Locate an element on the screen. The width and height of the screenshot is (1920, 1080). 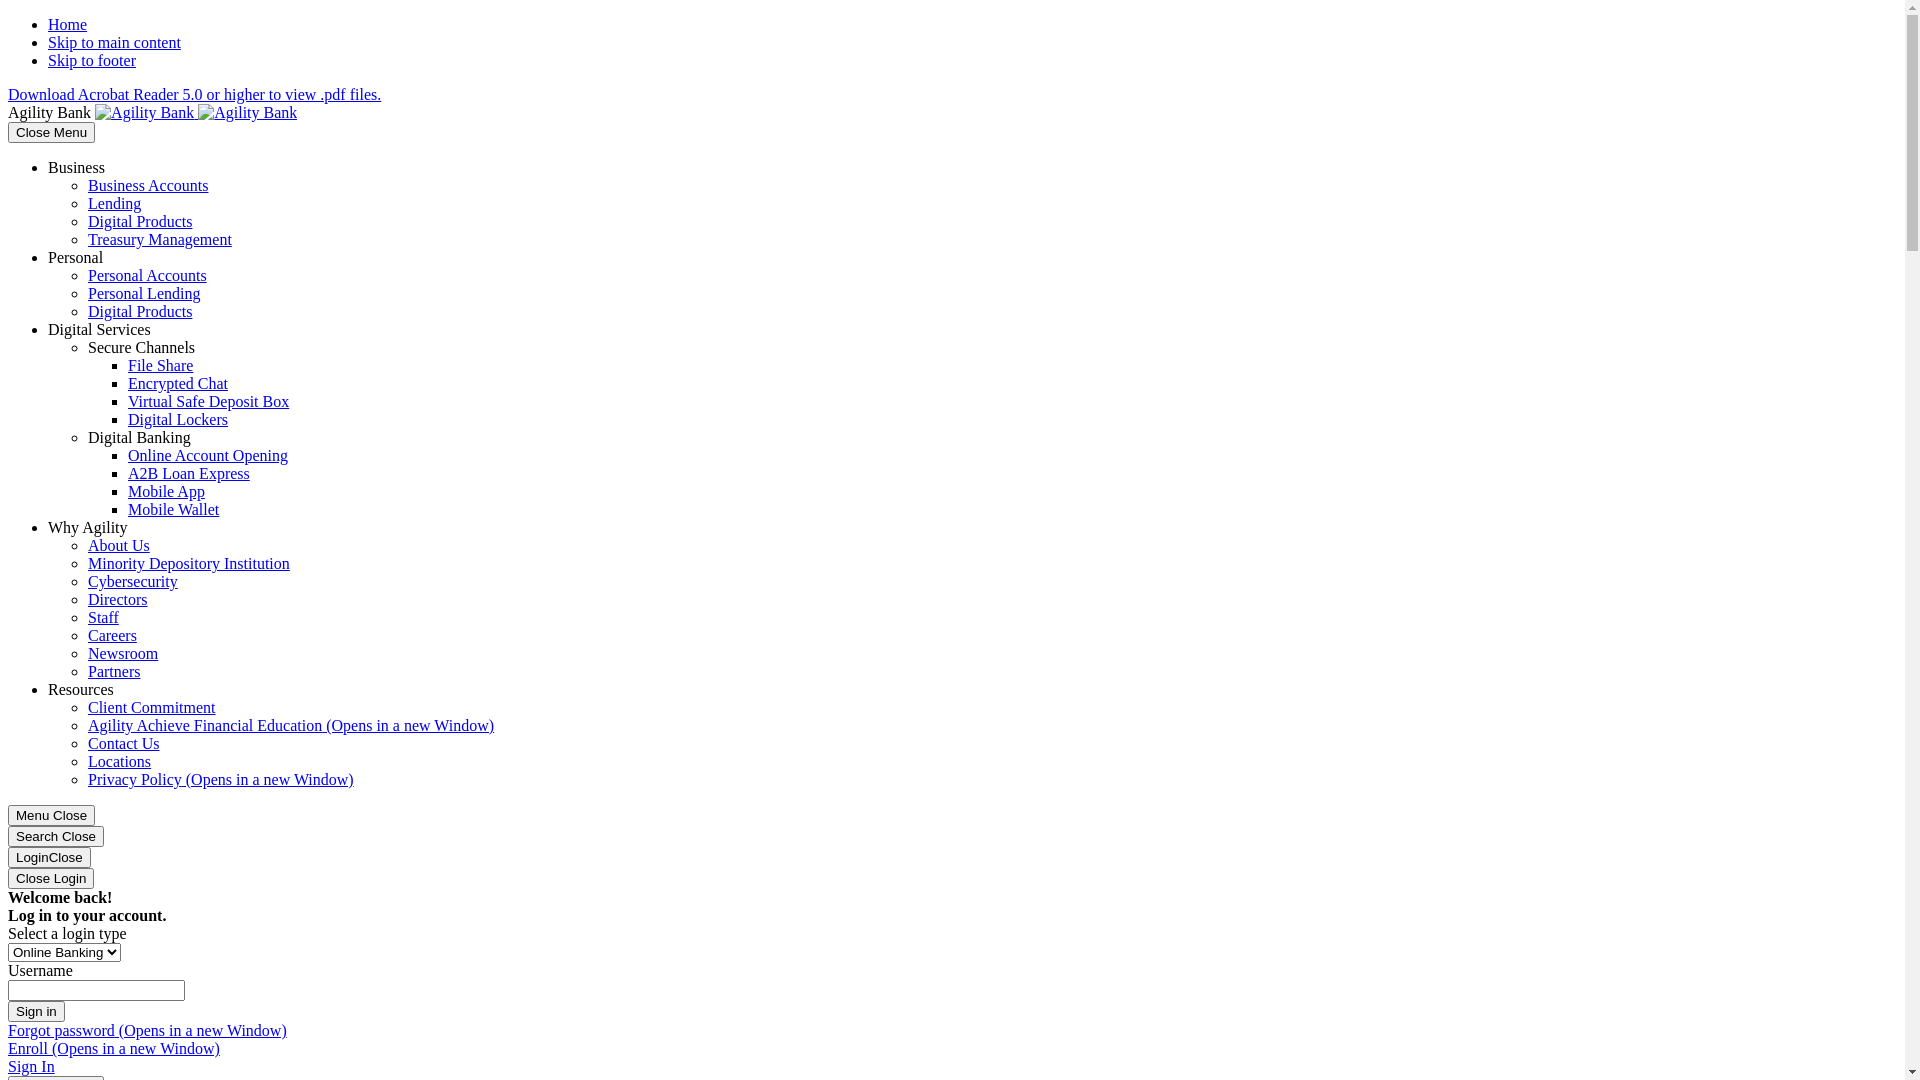
'Skip to main content' is located at coordinates (113, 42).